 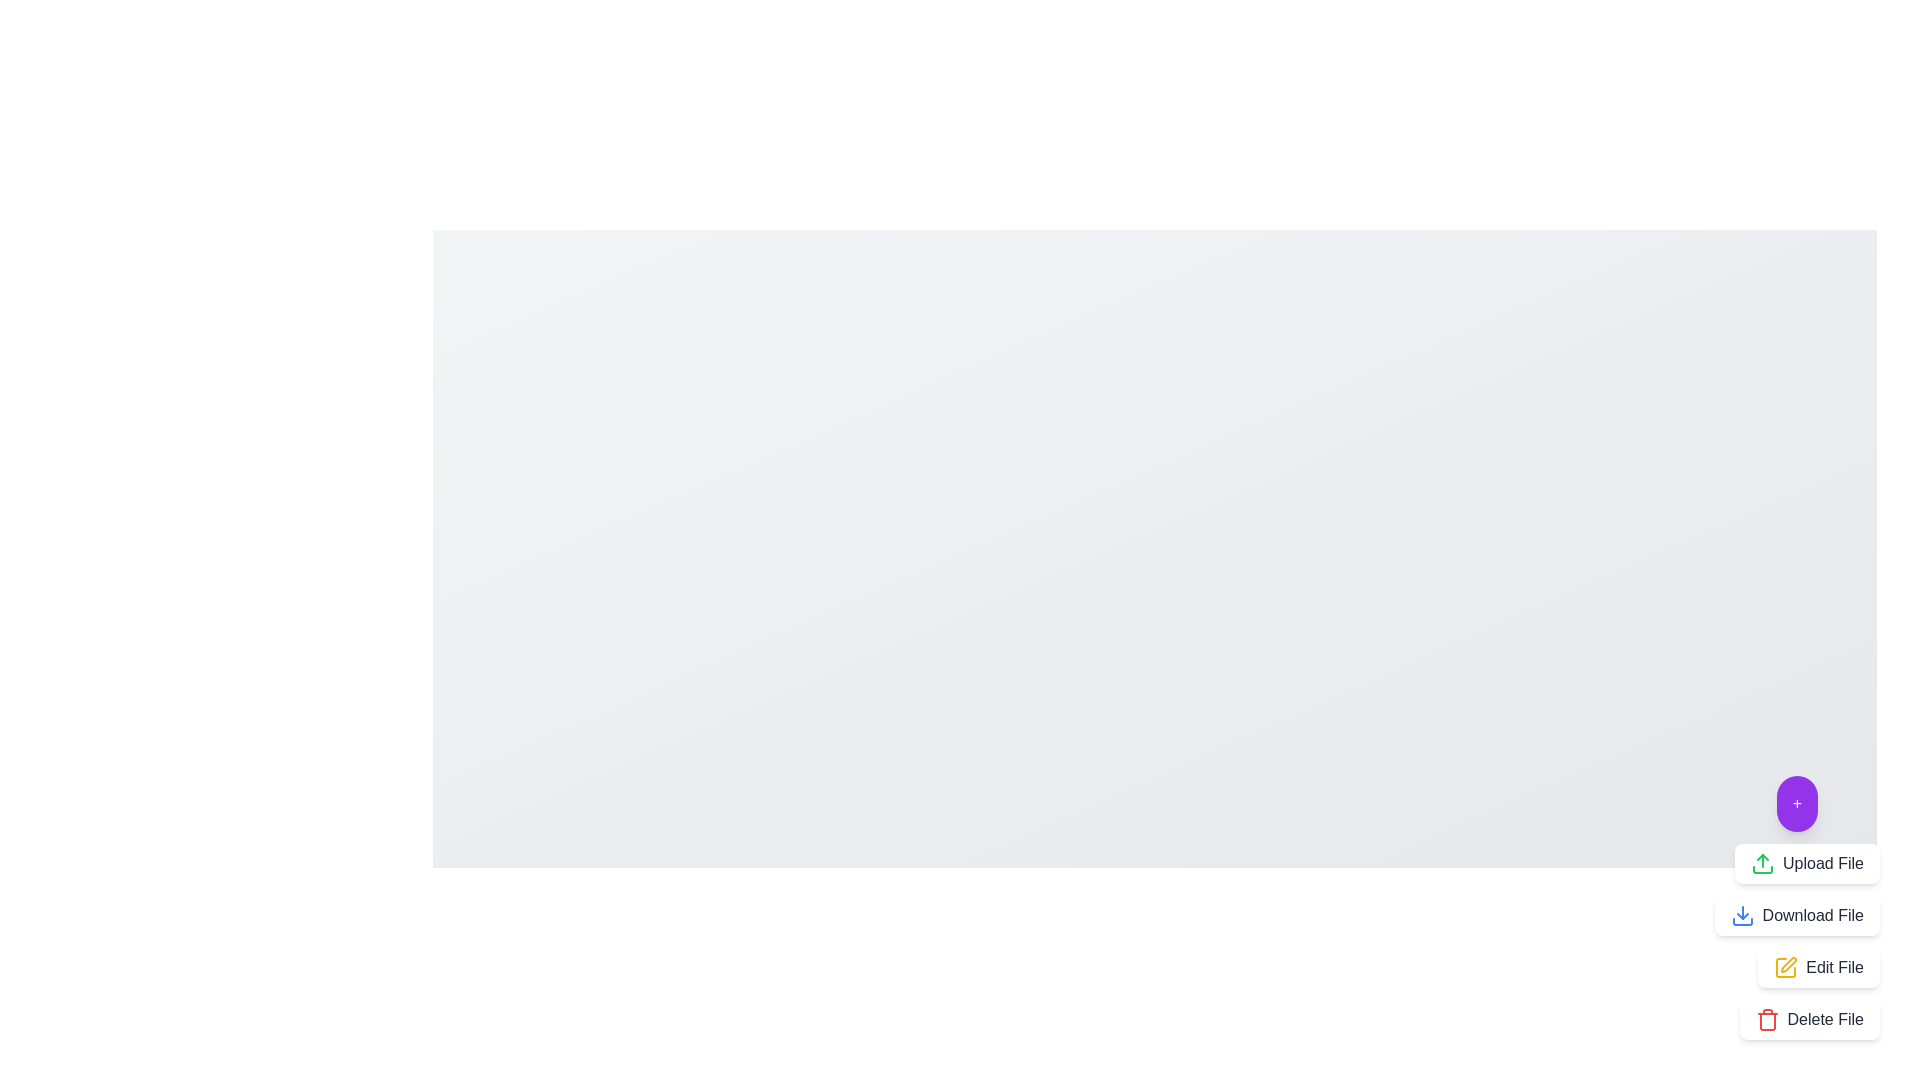 What do you see at coordinates (1796, 802) in the screenshot?
I see `'+' button to toggle the action menu` at bounding box center [1796, 802].